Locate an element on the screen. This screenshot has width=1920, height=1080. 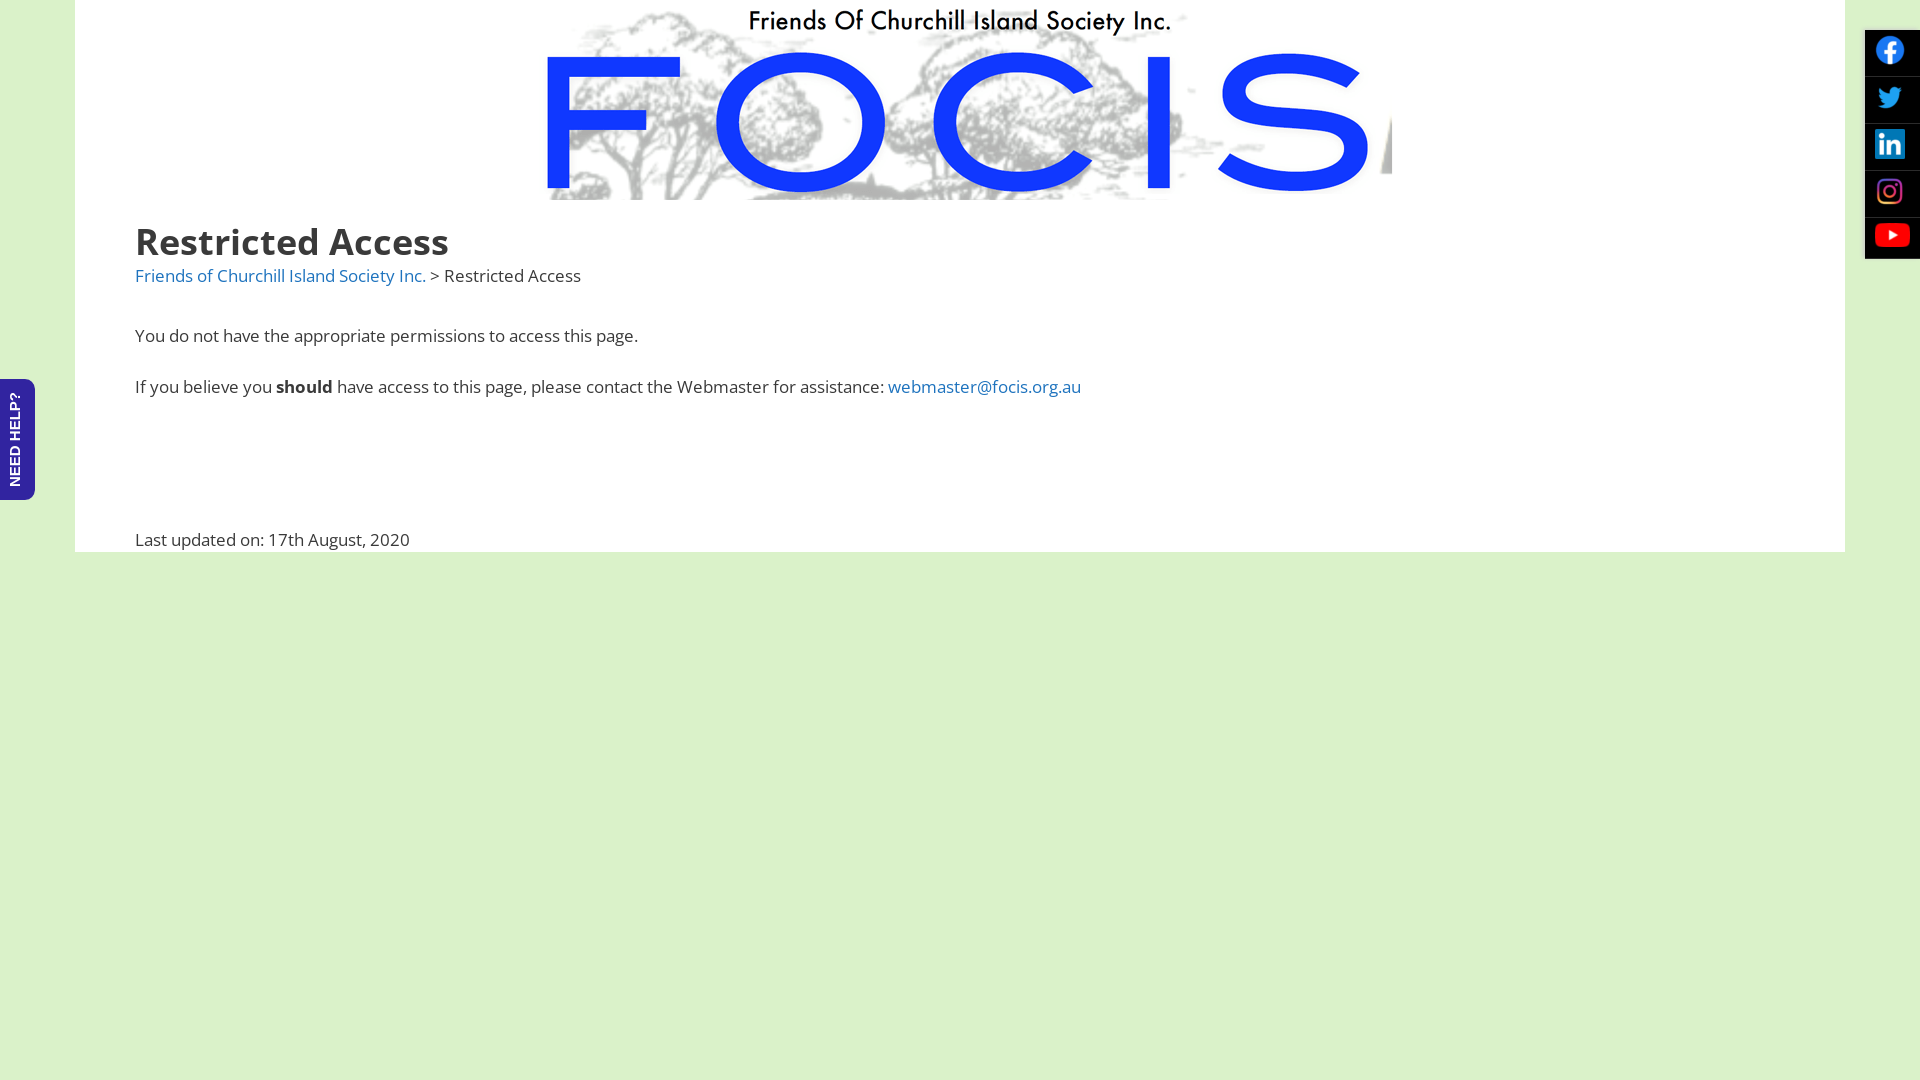
'Instragram' is located at coordinates (1889, 191).